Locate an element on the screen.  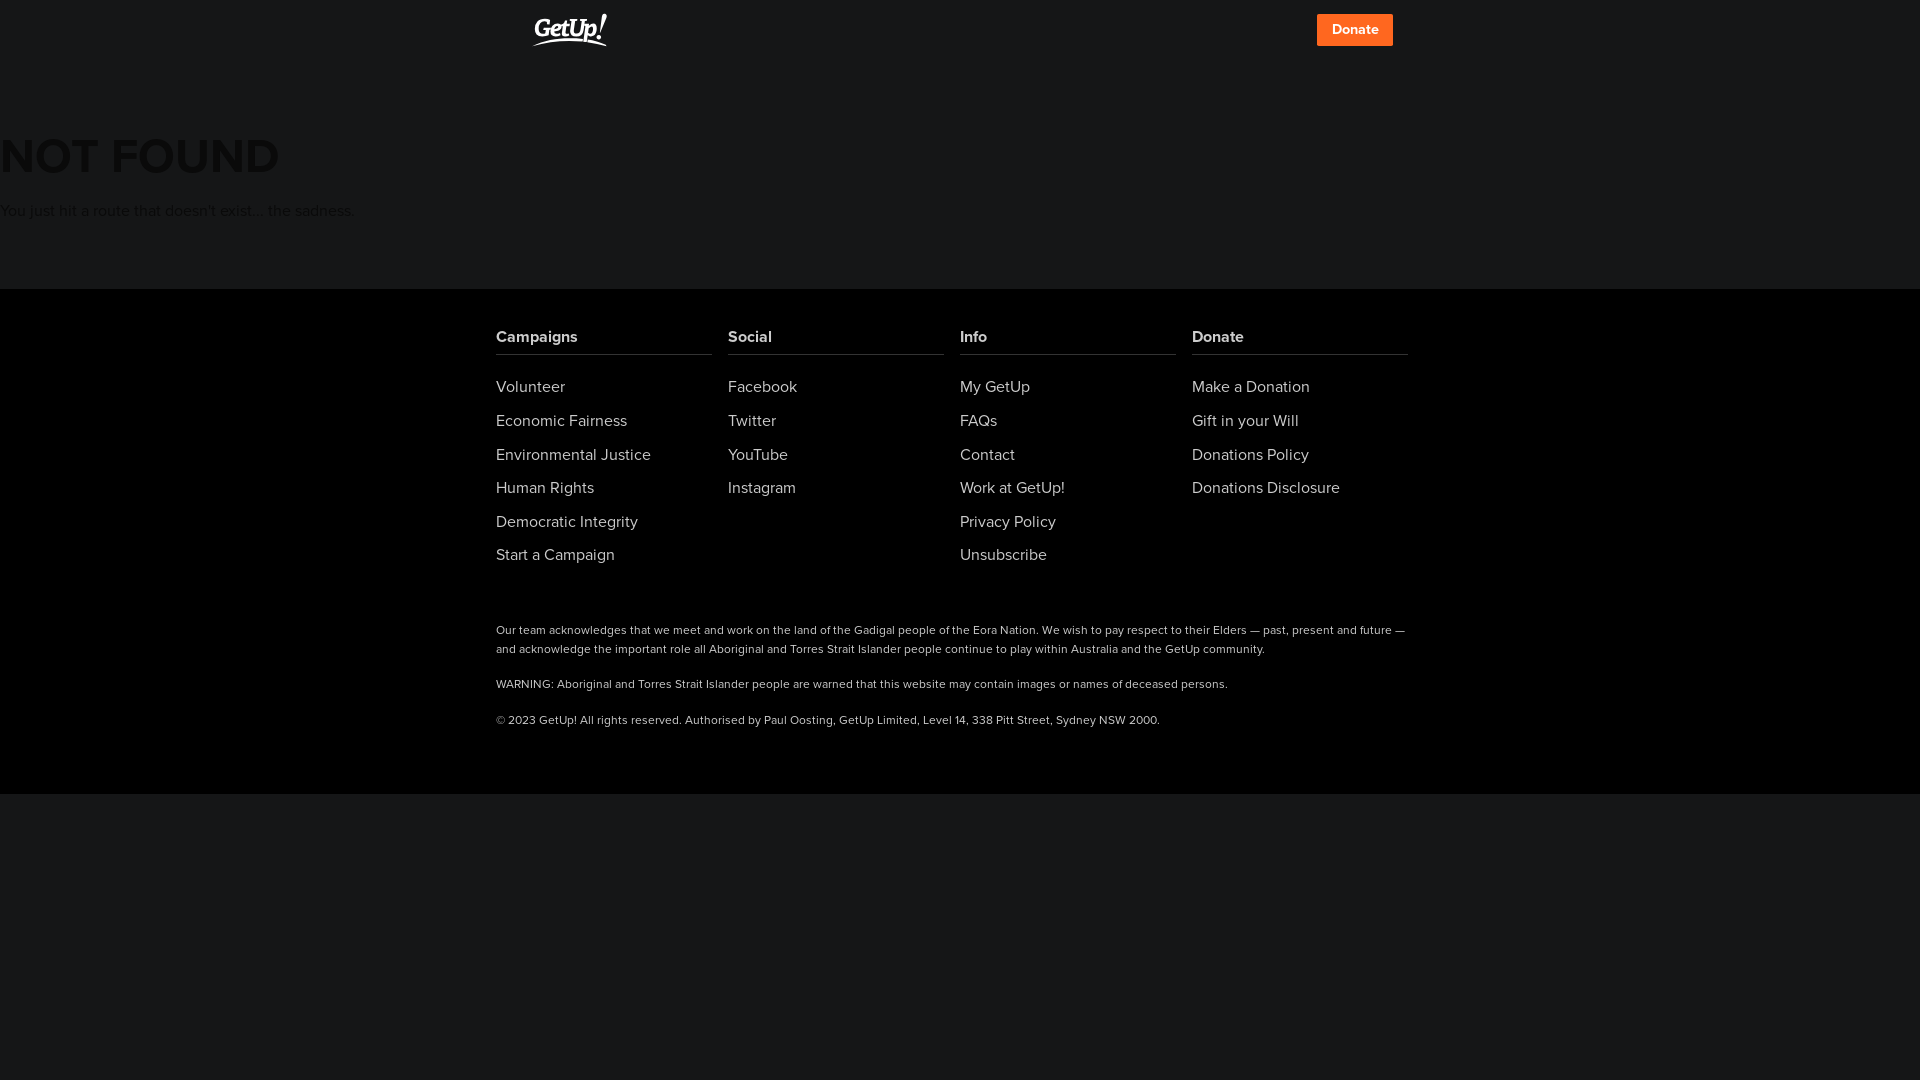
'FAQs' is located at coordinates (978, 419).